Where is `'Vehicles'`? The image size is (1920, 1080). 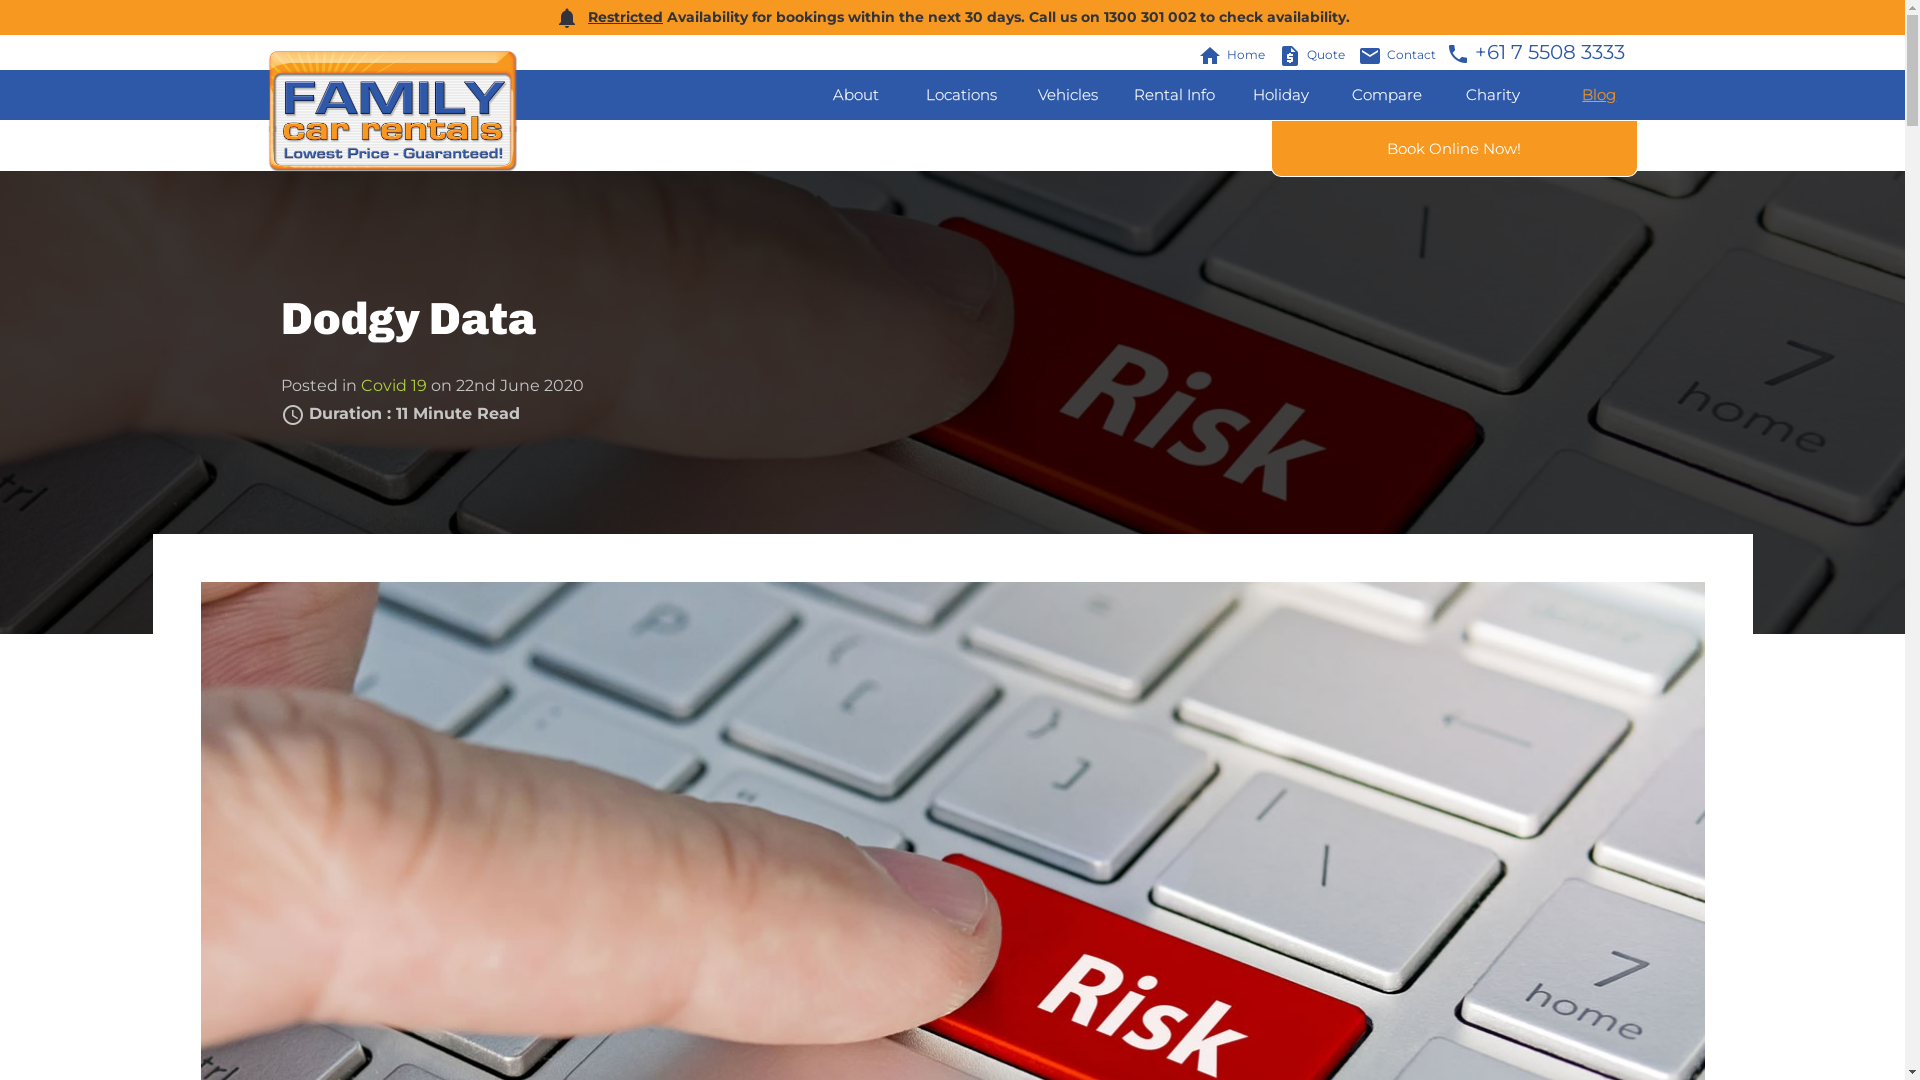
'Vehicles' is located at coordinates (1067, 95).